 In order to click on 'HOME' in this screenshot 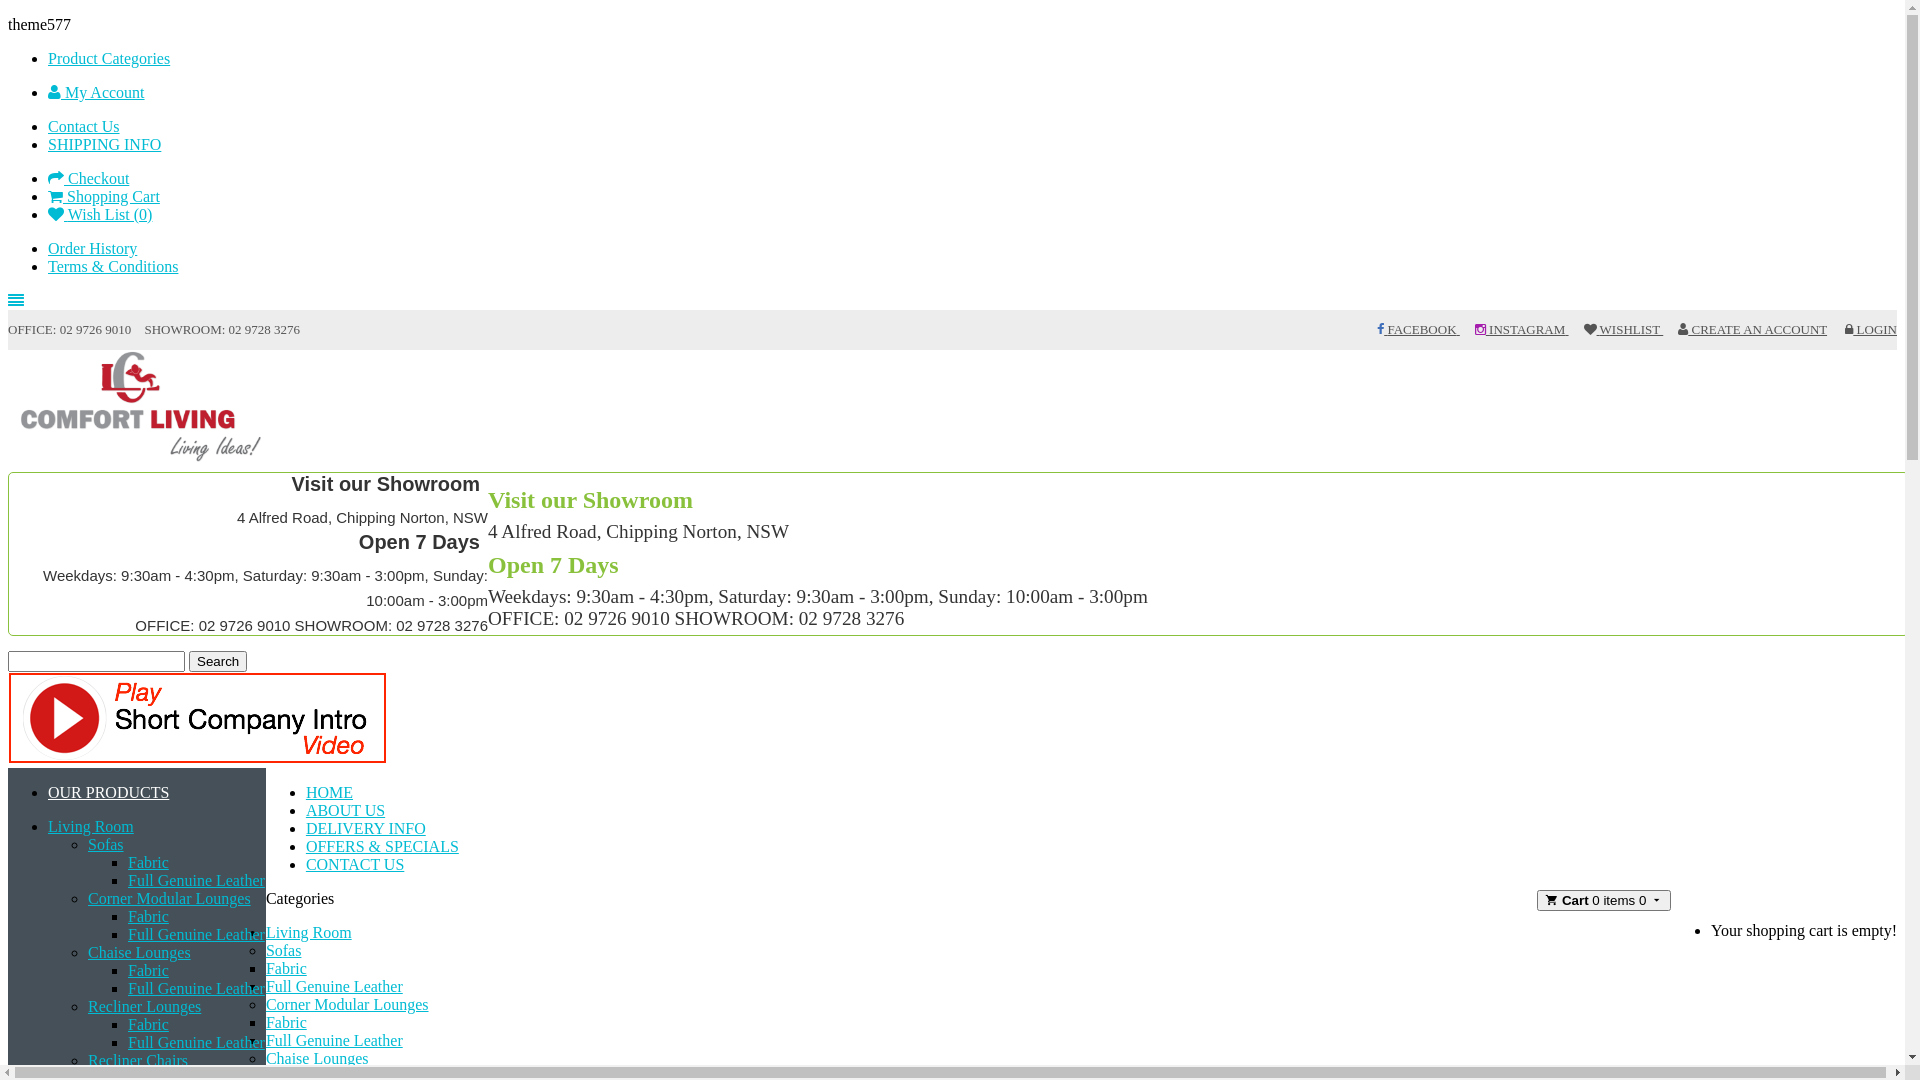, I will do `click(329, 791)`.